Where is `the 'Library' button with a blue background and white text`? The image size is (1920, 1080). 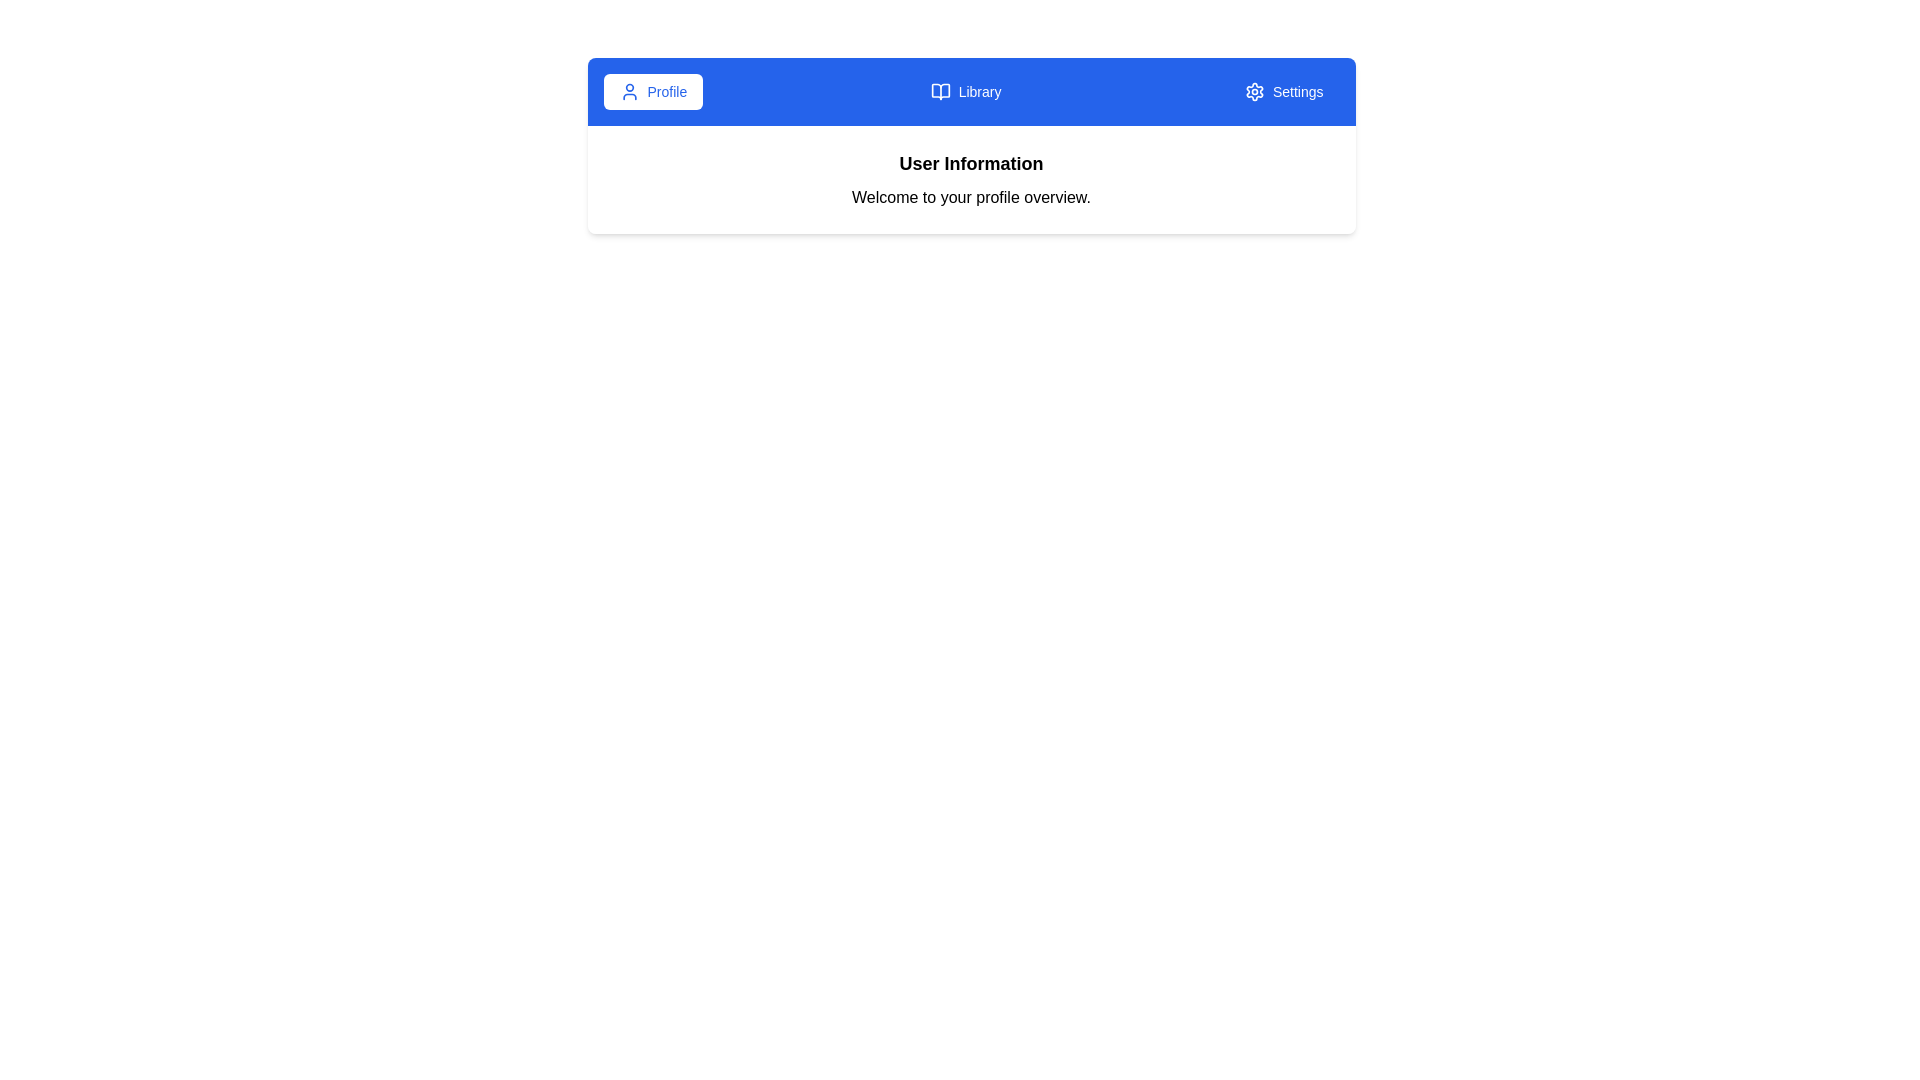 the 'Library' button with a blue background and white text is located at coordinates (965, 92).